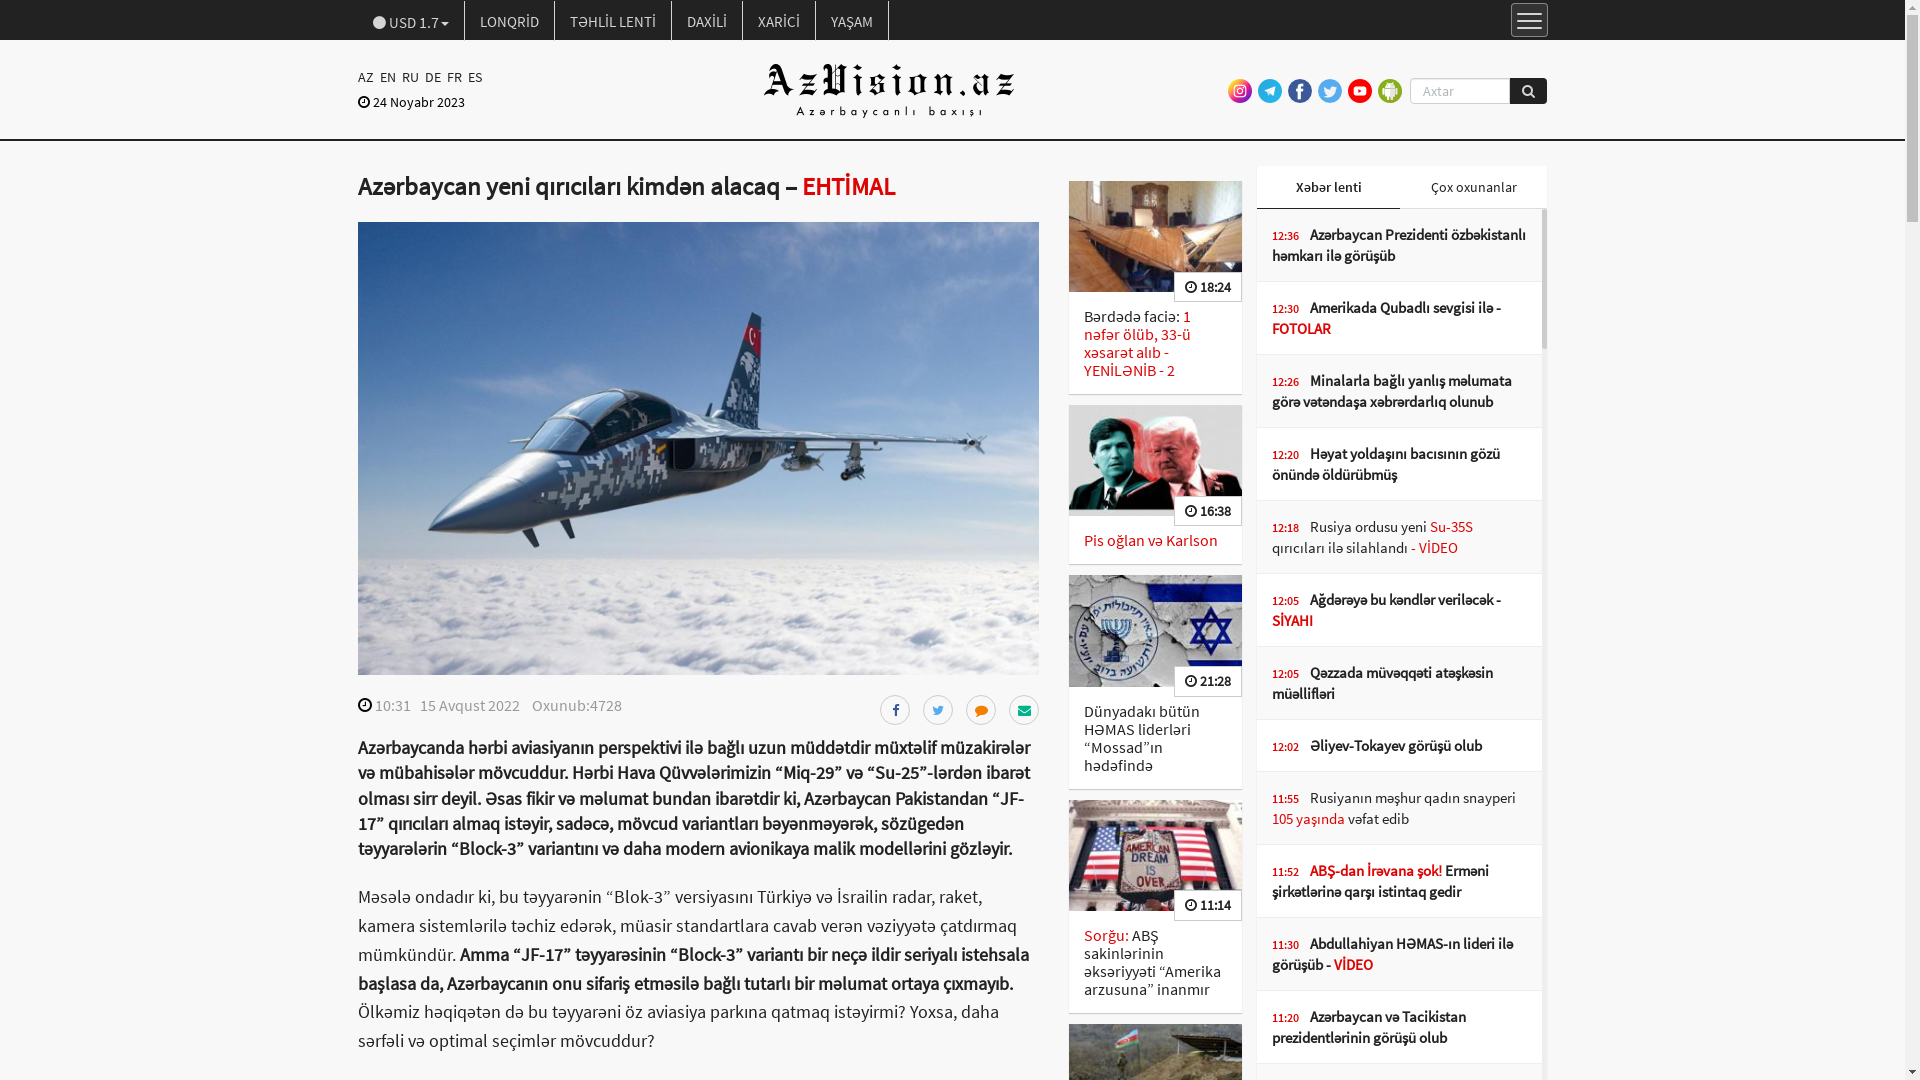 Image resolution: width=1920 pixels, height=1080 pixels. Describe the element at coordinates (453, 76) in the screenshot. I see `'FR'` at that location.